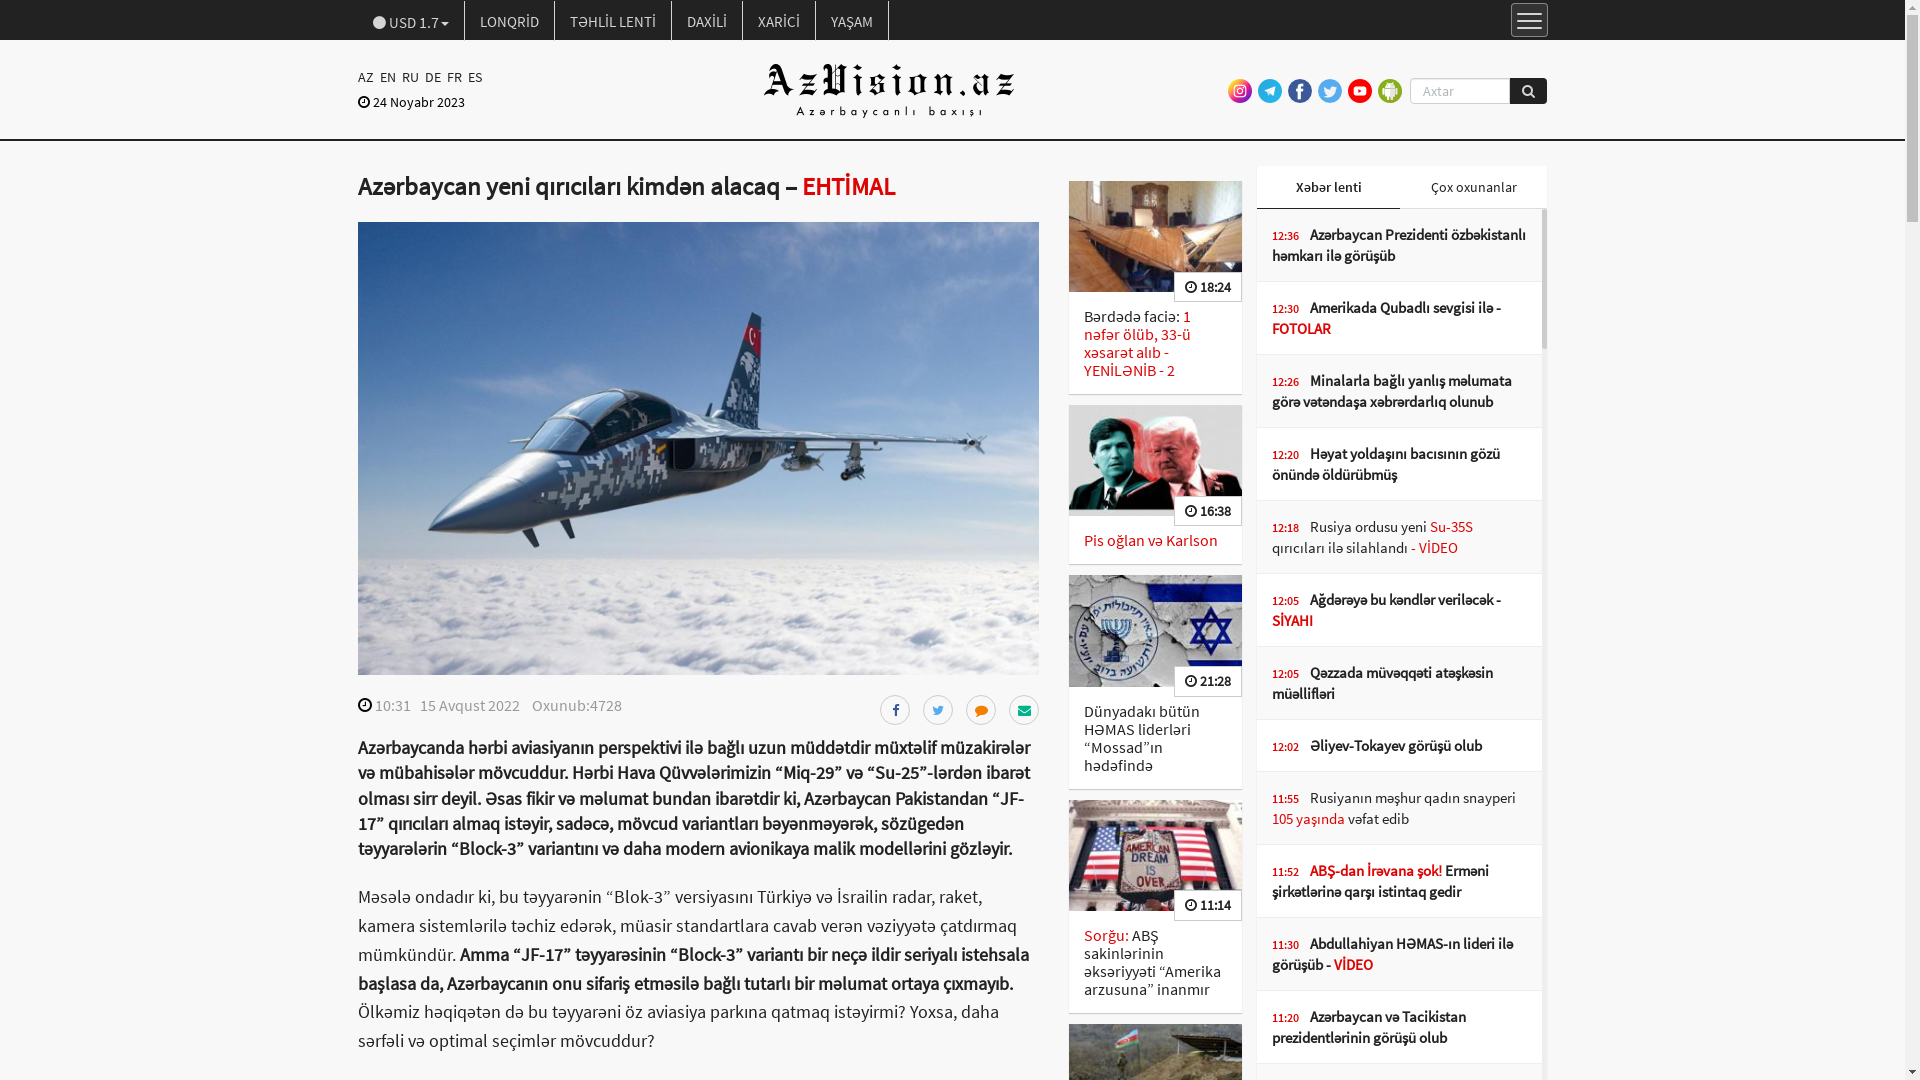 Image resolution: width=1920 pixels, height=1080 pixels. Describe the element at coordinates (453, 76) in the screenshot. I see `'FR'` at that location.